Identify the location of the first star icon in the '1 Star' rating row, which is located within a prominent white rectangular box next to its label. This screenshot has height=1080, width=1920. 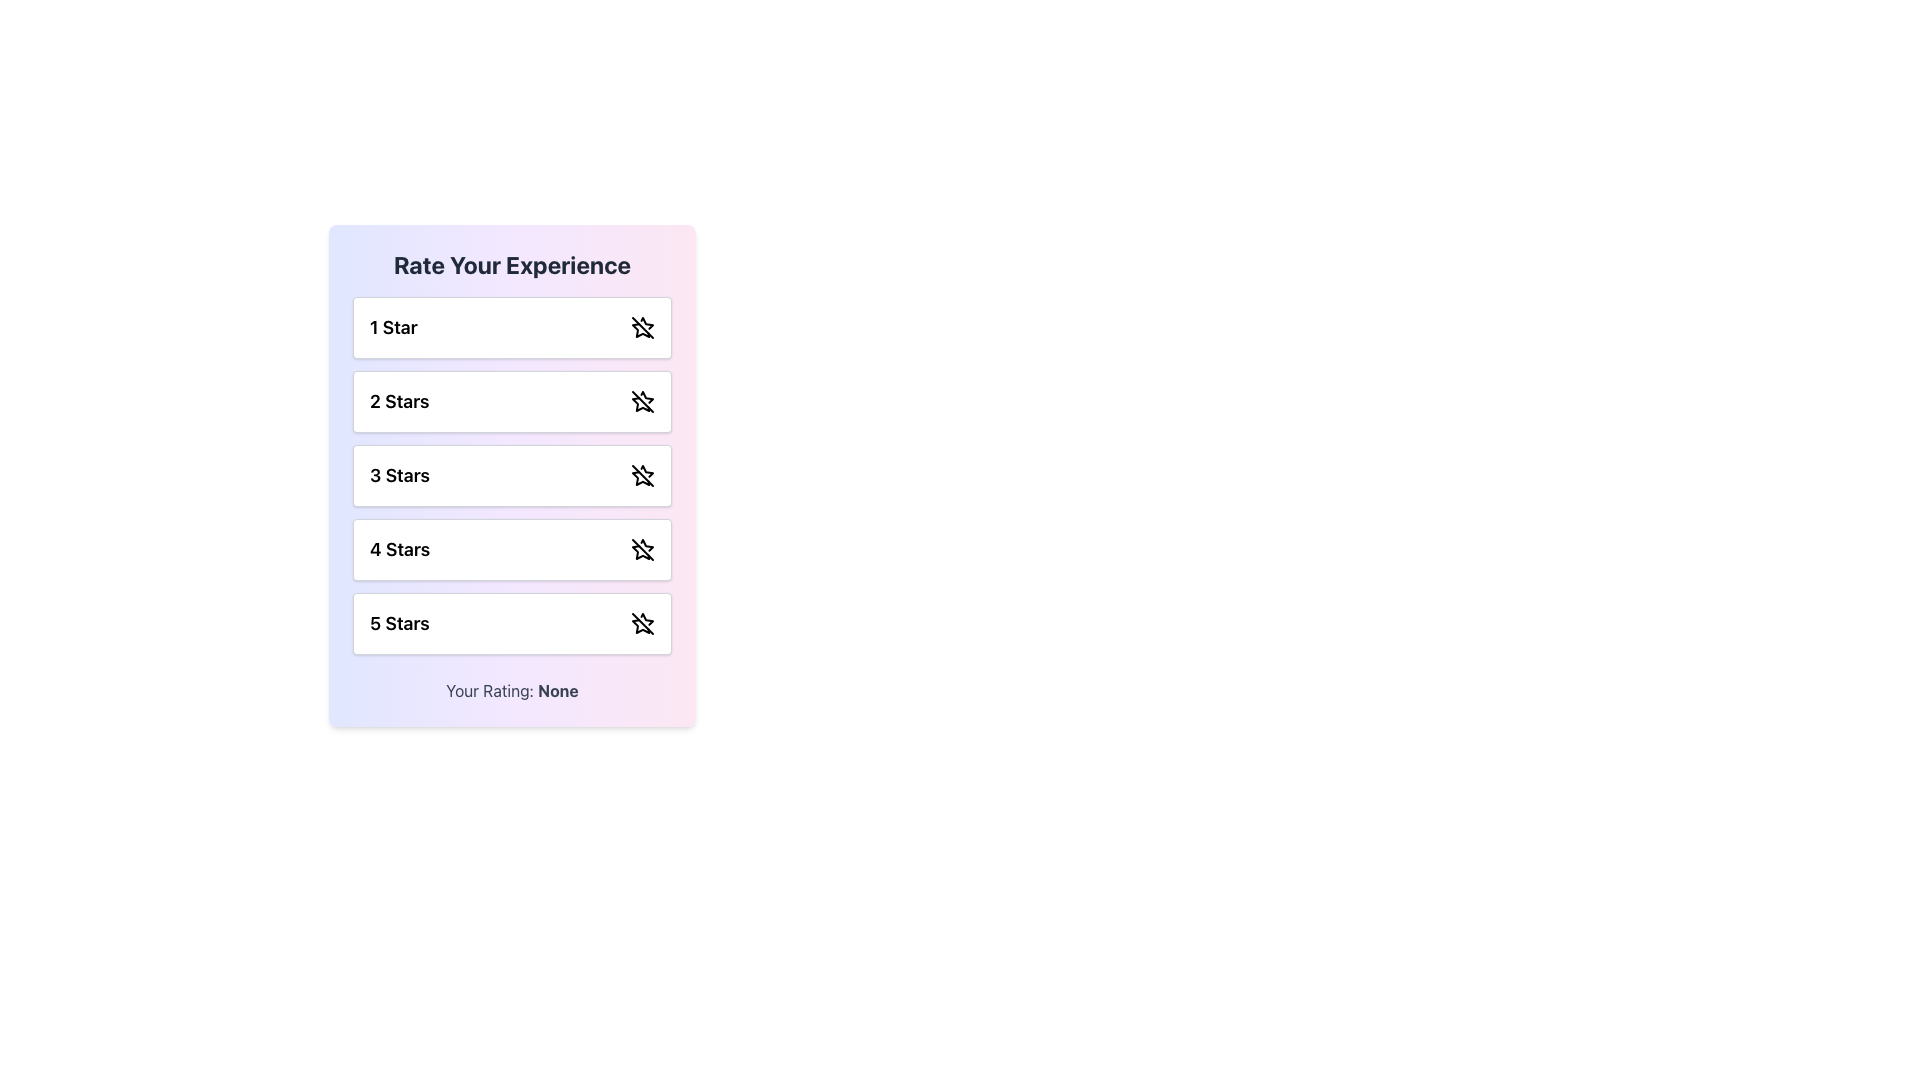
(641, 329).